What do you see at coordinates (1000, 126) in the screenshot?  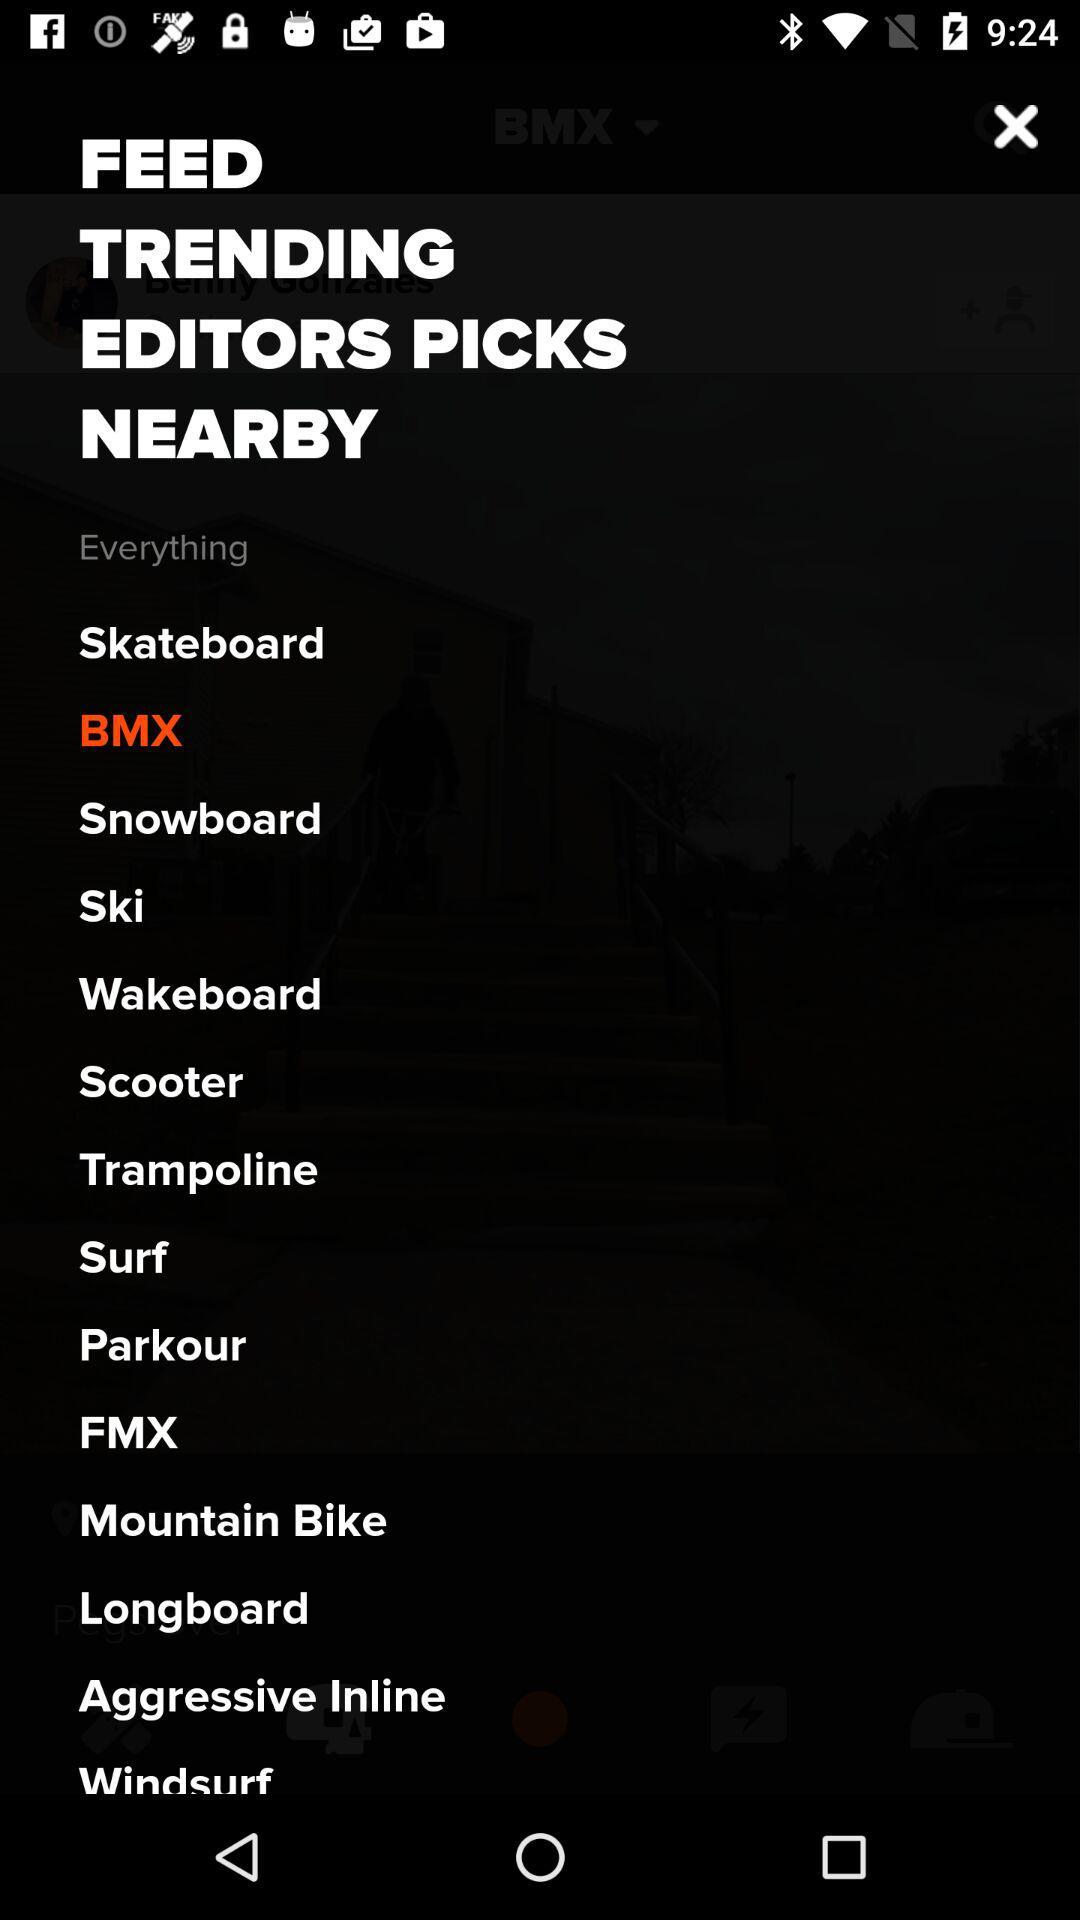 I see `the close icon` at bounding box center [1000, 126].